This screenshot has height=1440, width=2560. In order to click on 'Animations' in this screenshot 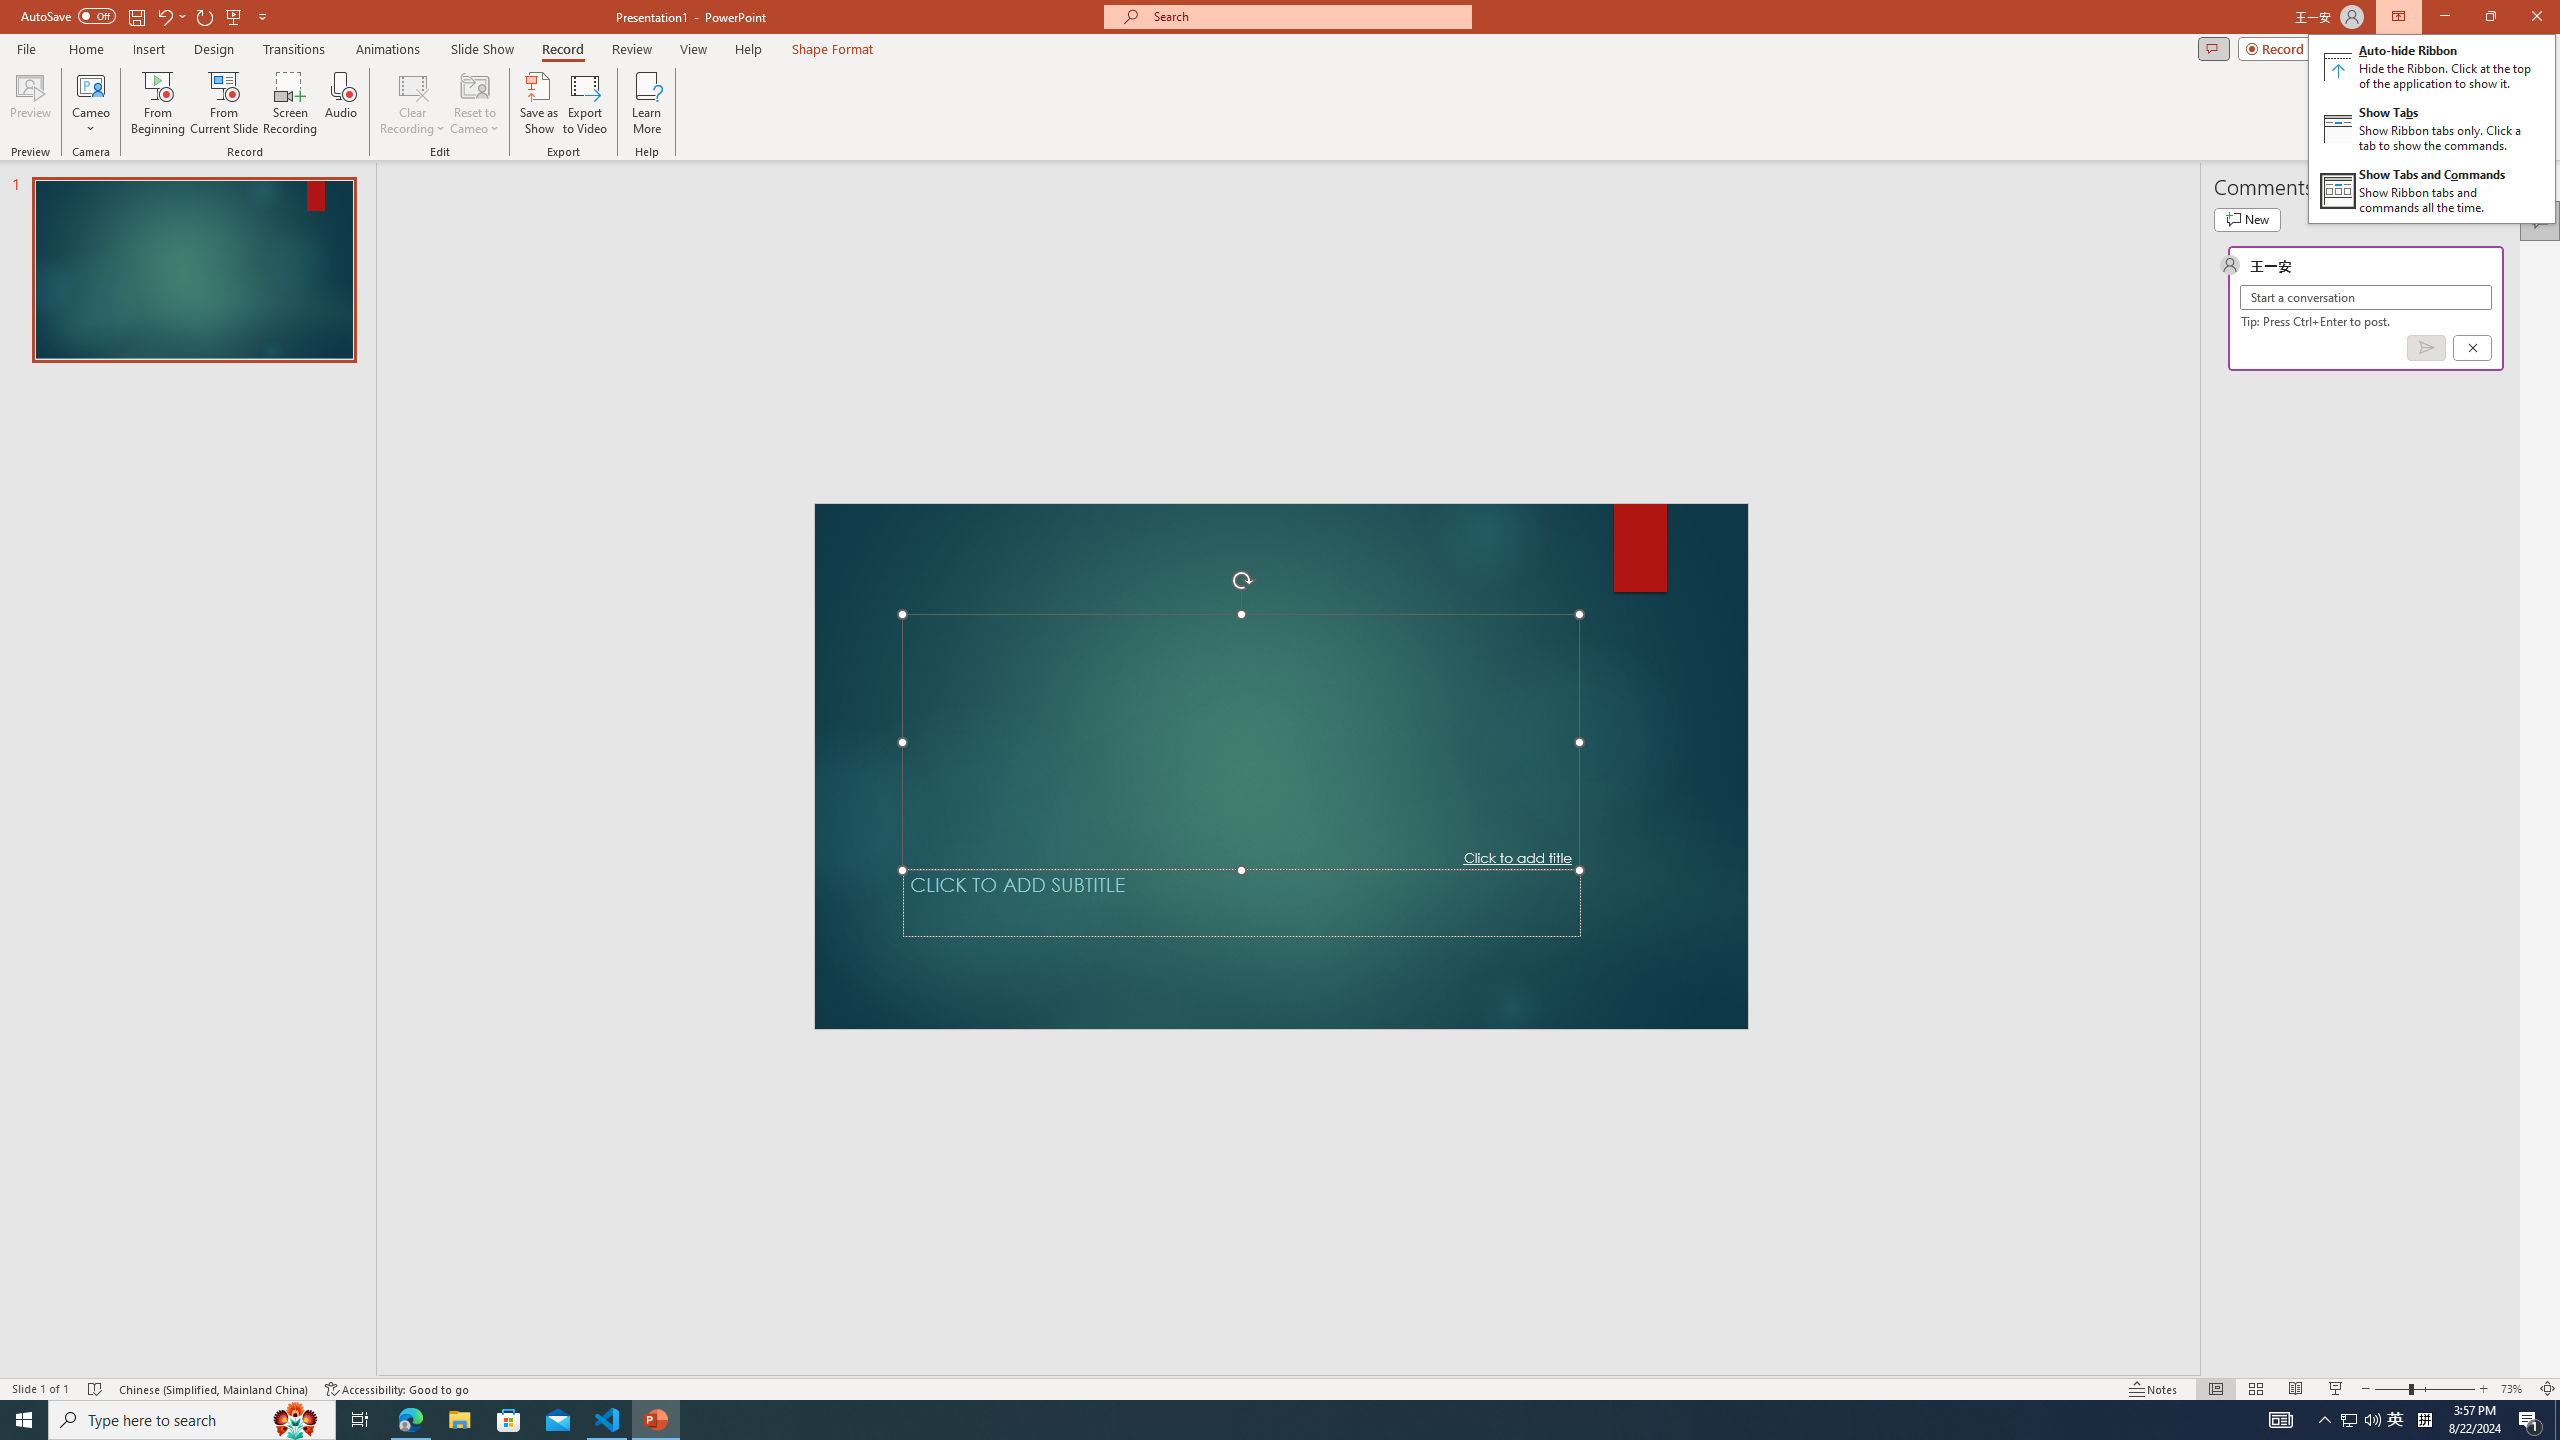, I will do `click(387, 49)`.